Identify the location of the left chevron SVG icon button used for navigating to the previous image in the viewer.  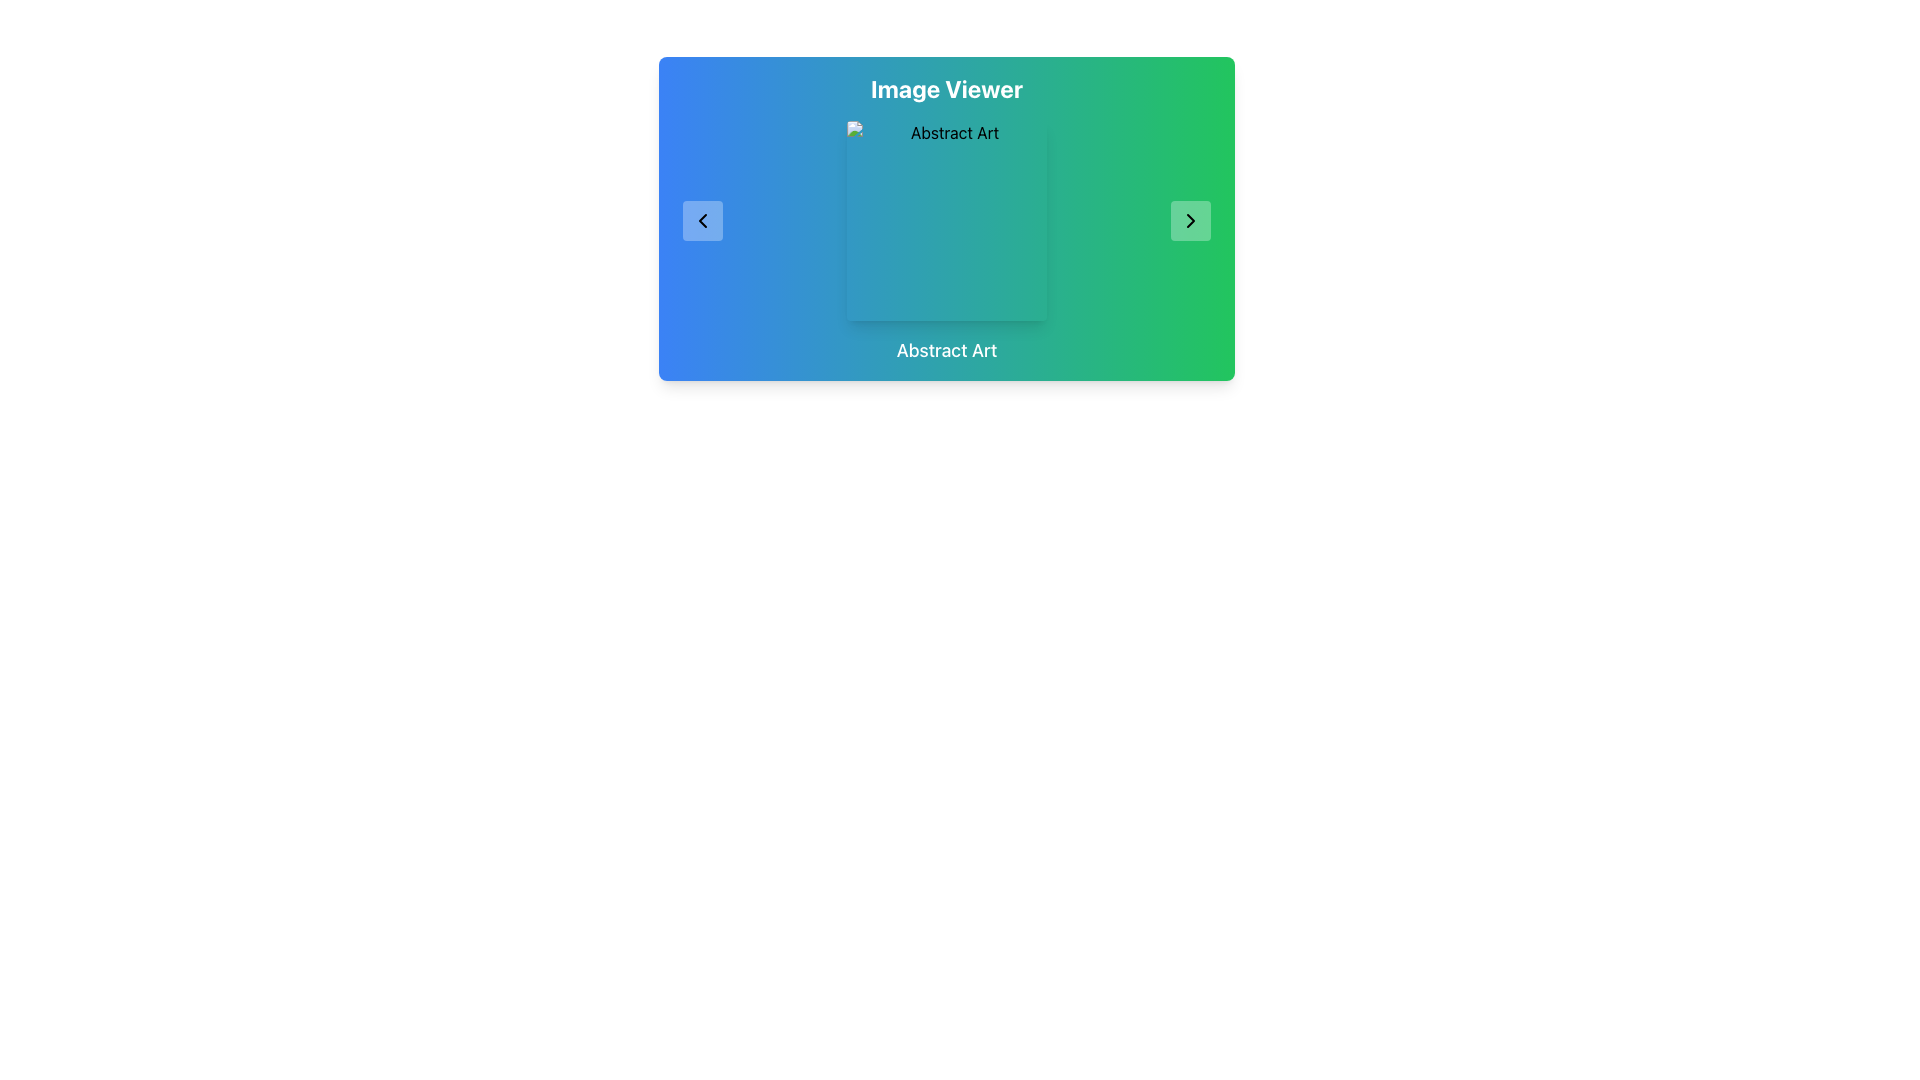
(702, 220).